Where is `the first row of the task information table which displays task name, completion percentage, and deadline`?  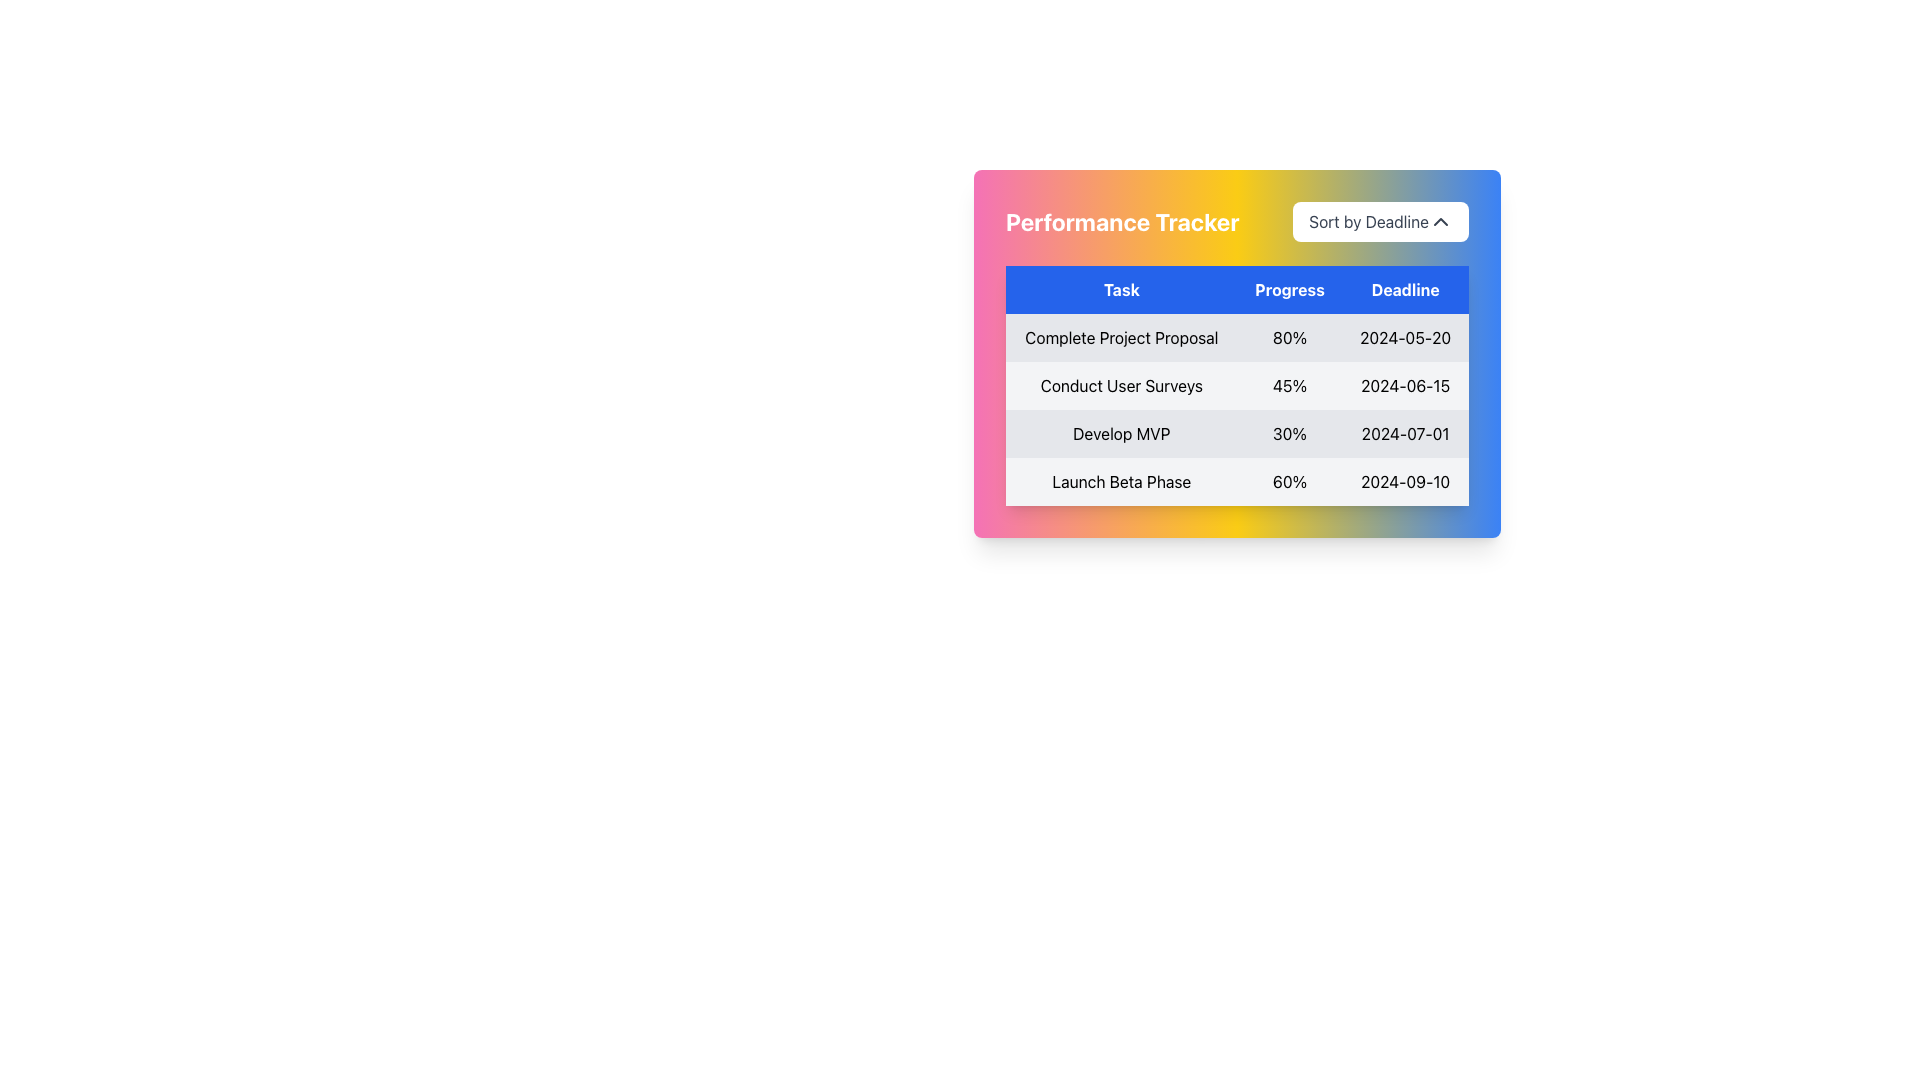 the first row of the task information table which displays task name, completion percentage, and deadline is located at coordinates (1236, 337).